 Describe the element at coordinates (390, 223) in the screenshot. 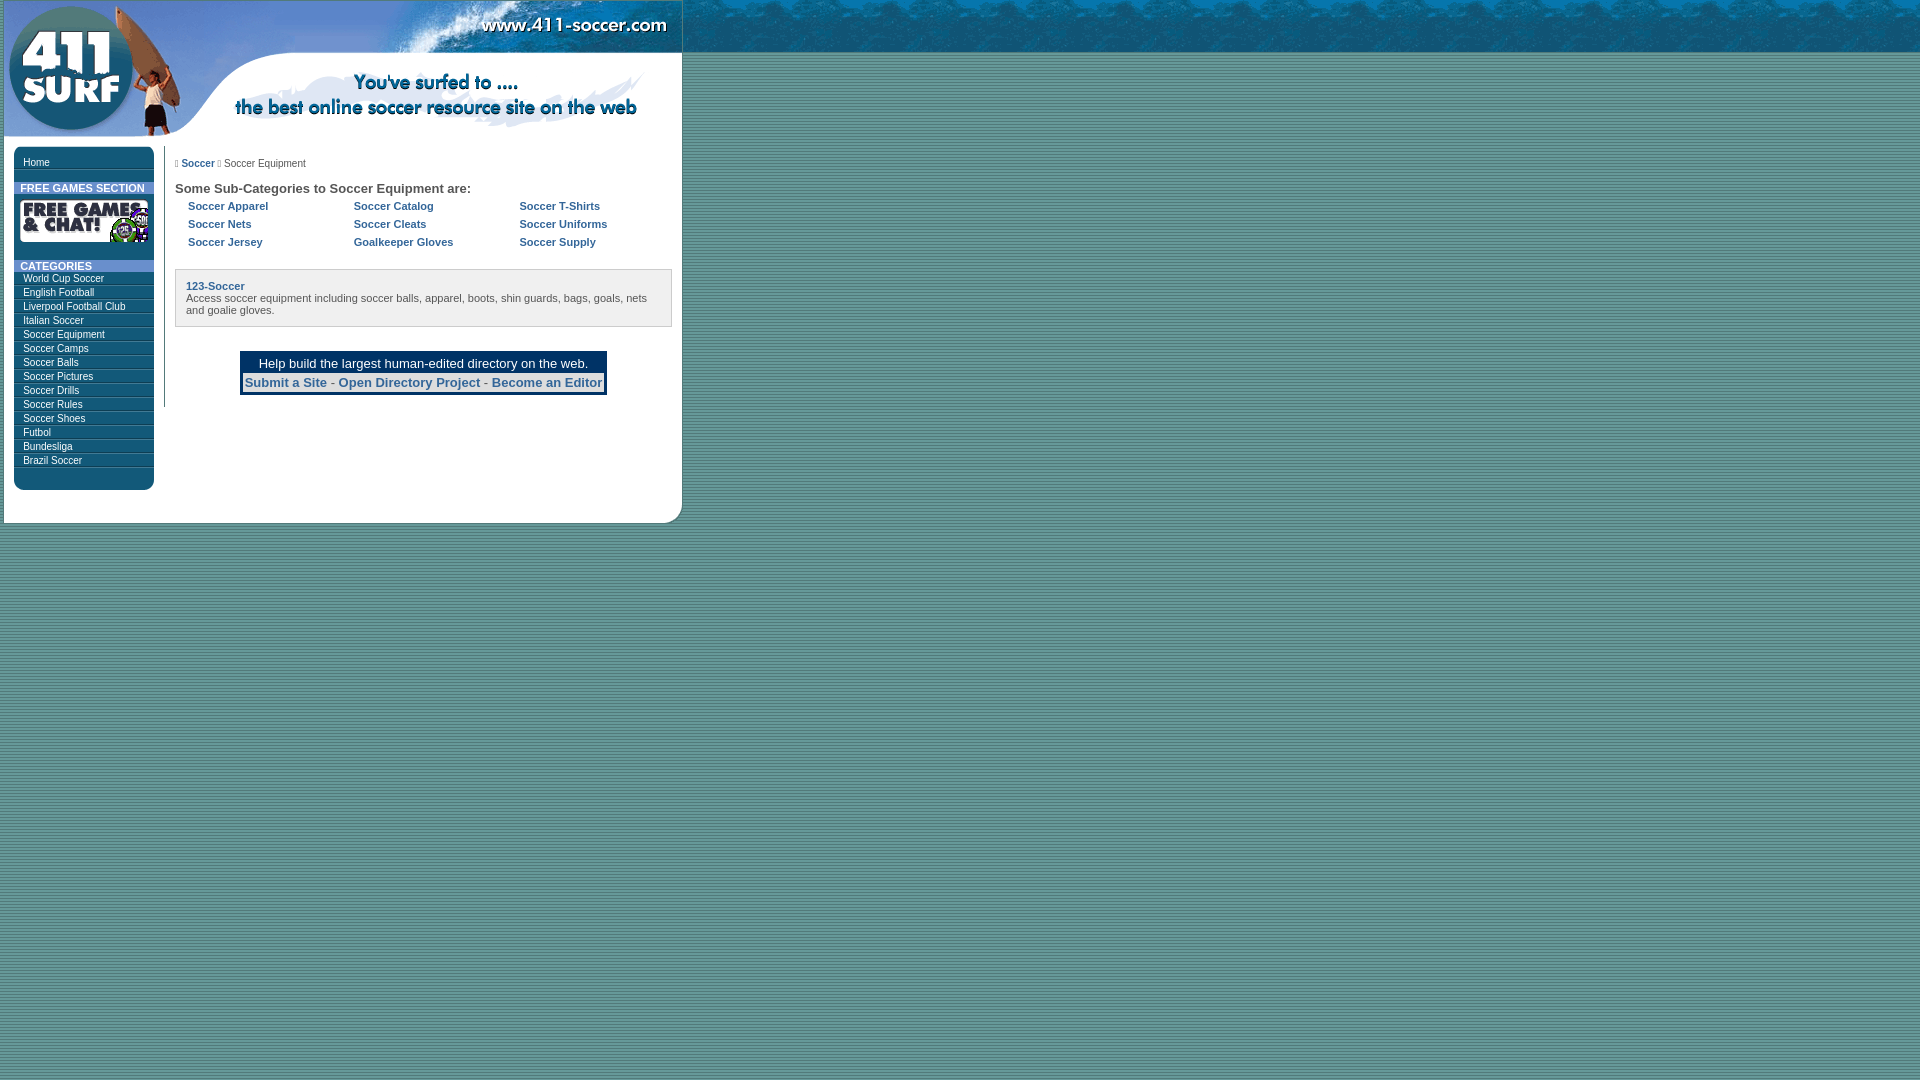

I see `'Soccer Cleats'` at that location.